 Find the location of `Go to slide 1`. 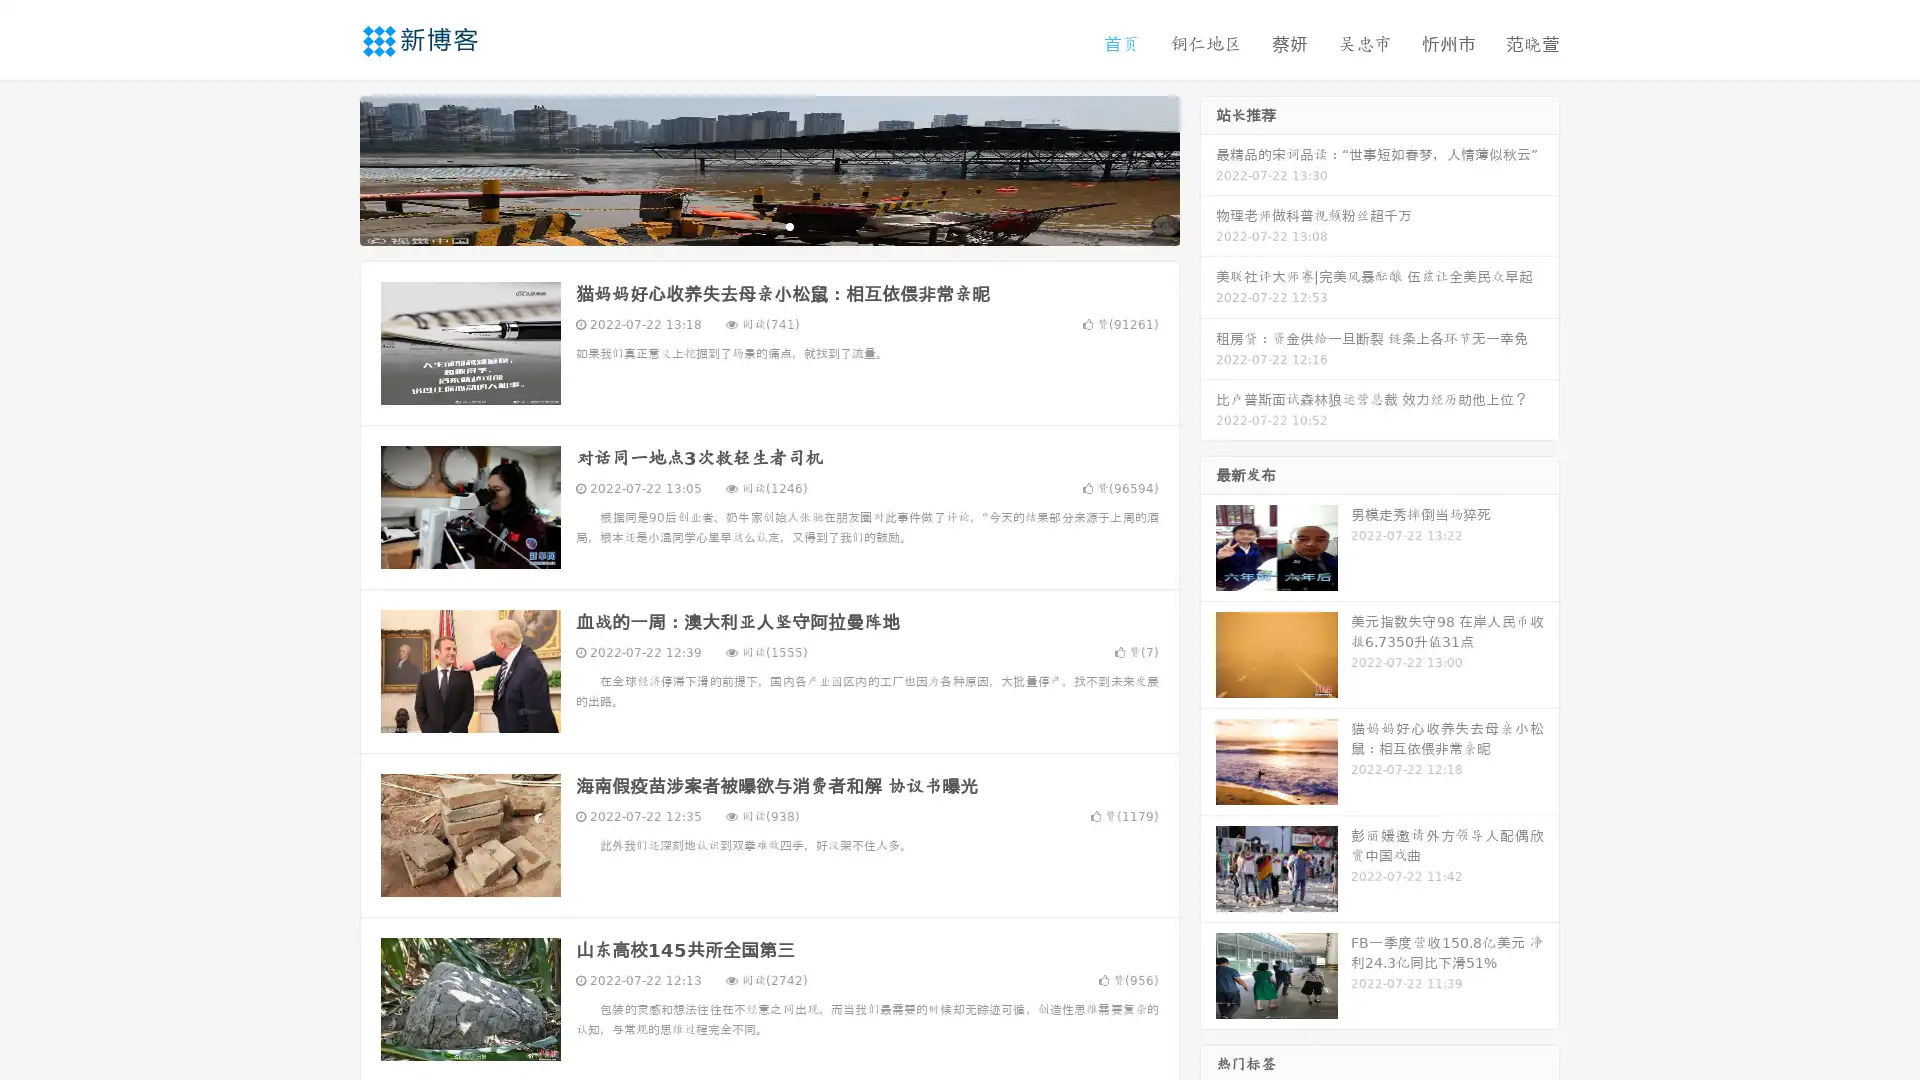

Go to slide 1 is located at coordinates (748, 225).